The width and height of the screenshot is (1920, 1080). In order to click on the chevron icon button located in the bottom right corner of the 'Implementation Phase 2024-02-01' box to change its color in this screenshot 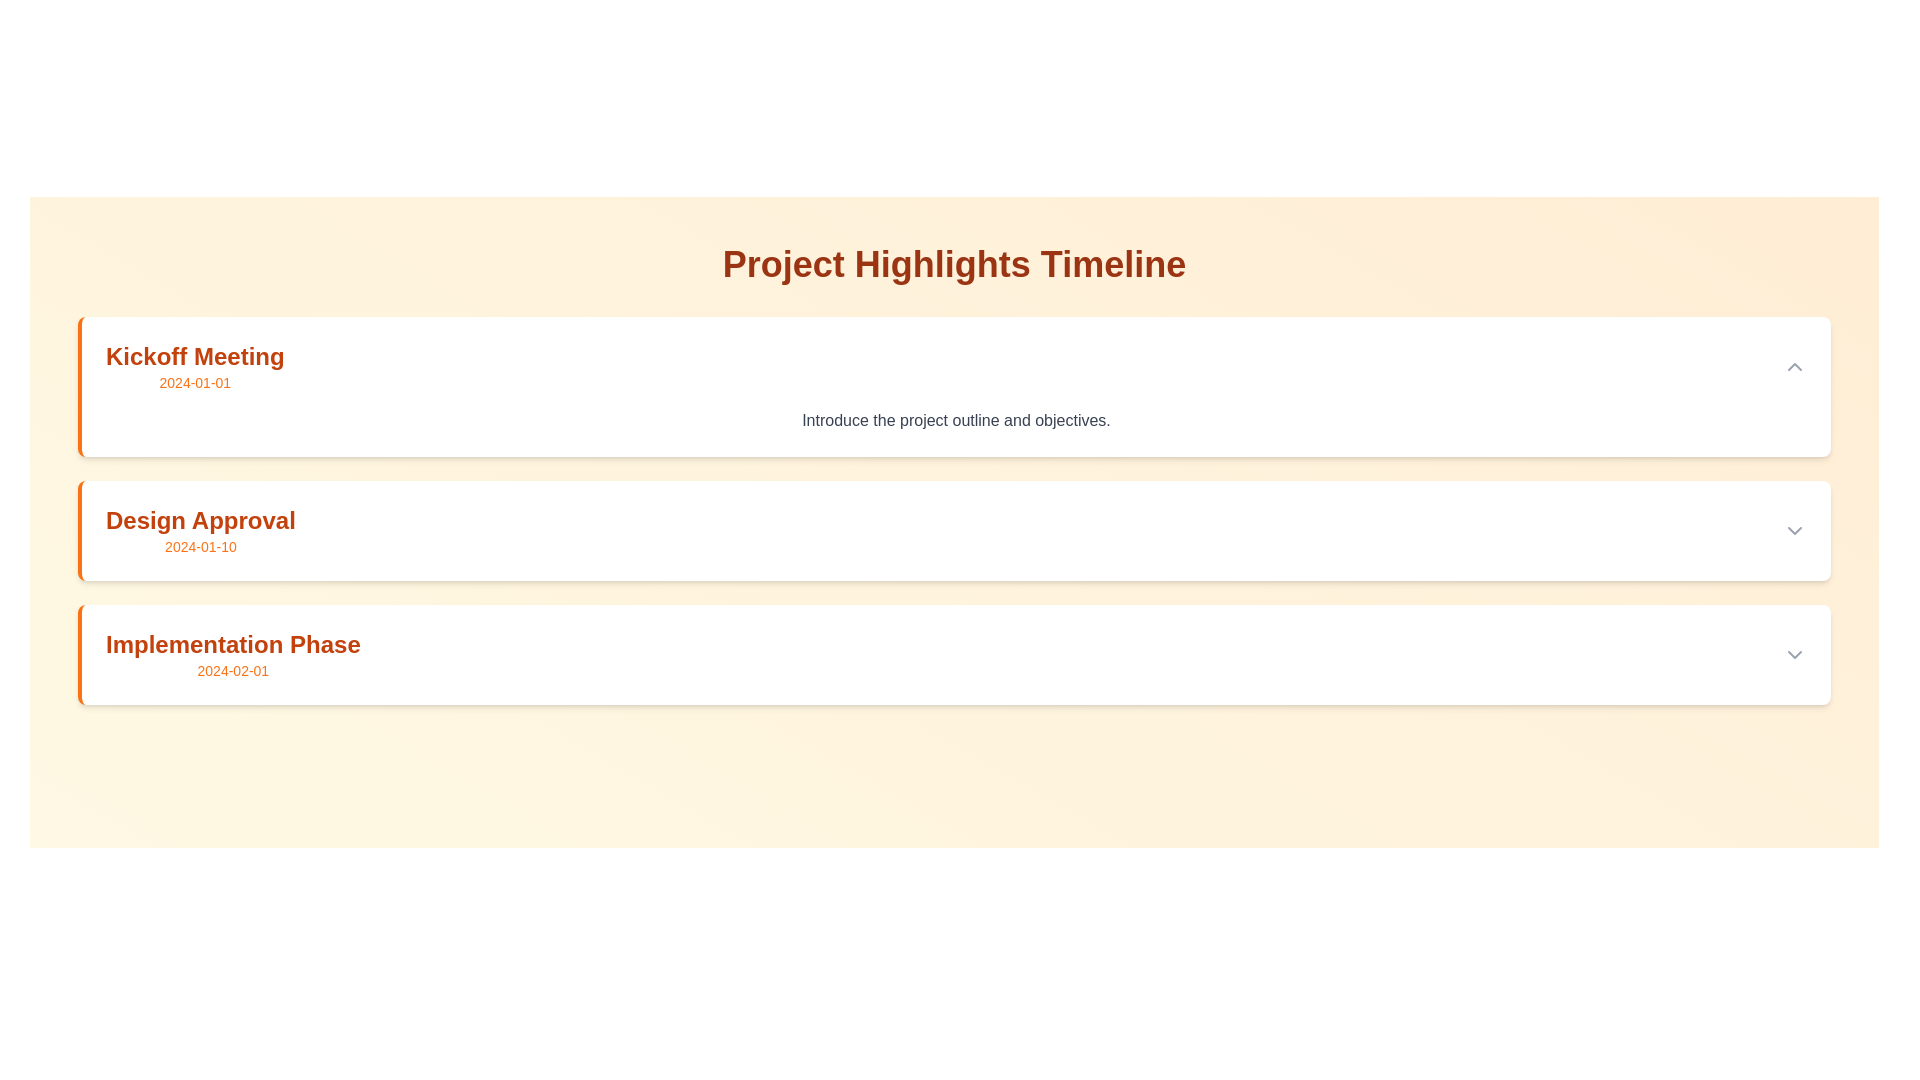, I will do `click(1795, 655)`.